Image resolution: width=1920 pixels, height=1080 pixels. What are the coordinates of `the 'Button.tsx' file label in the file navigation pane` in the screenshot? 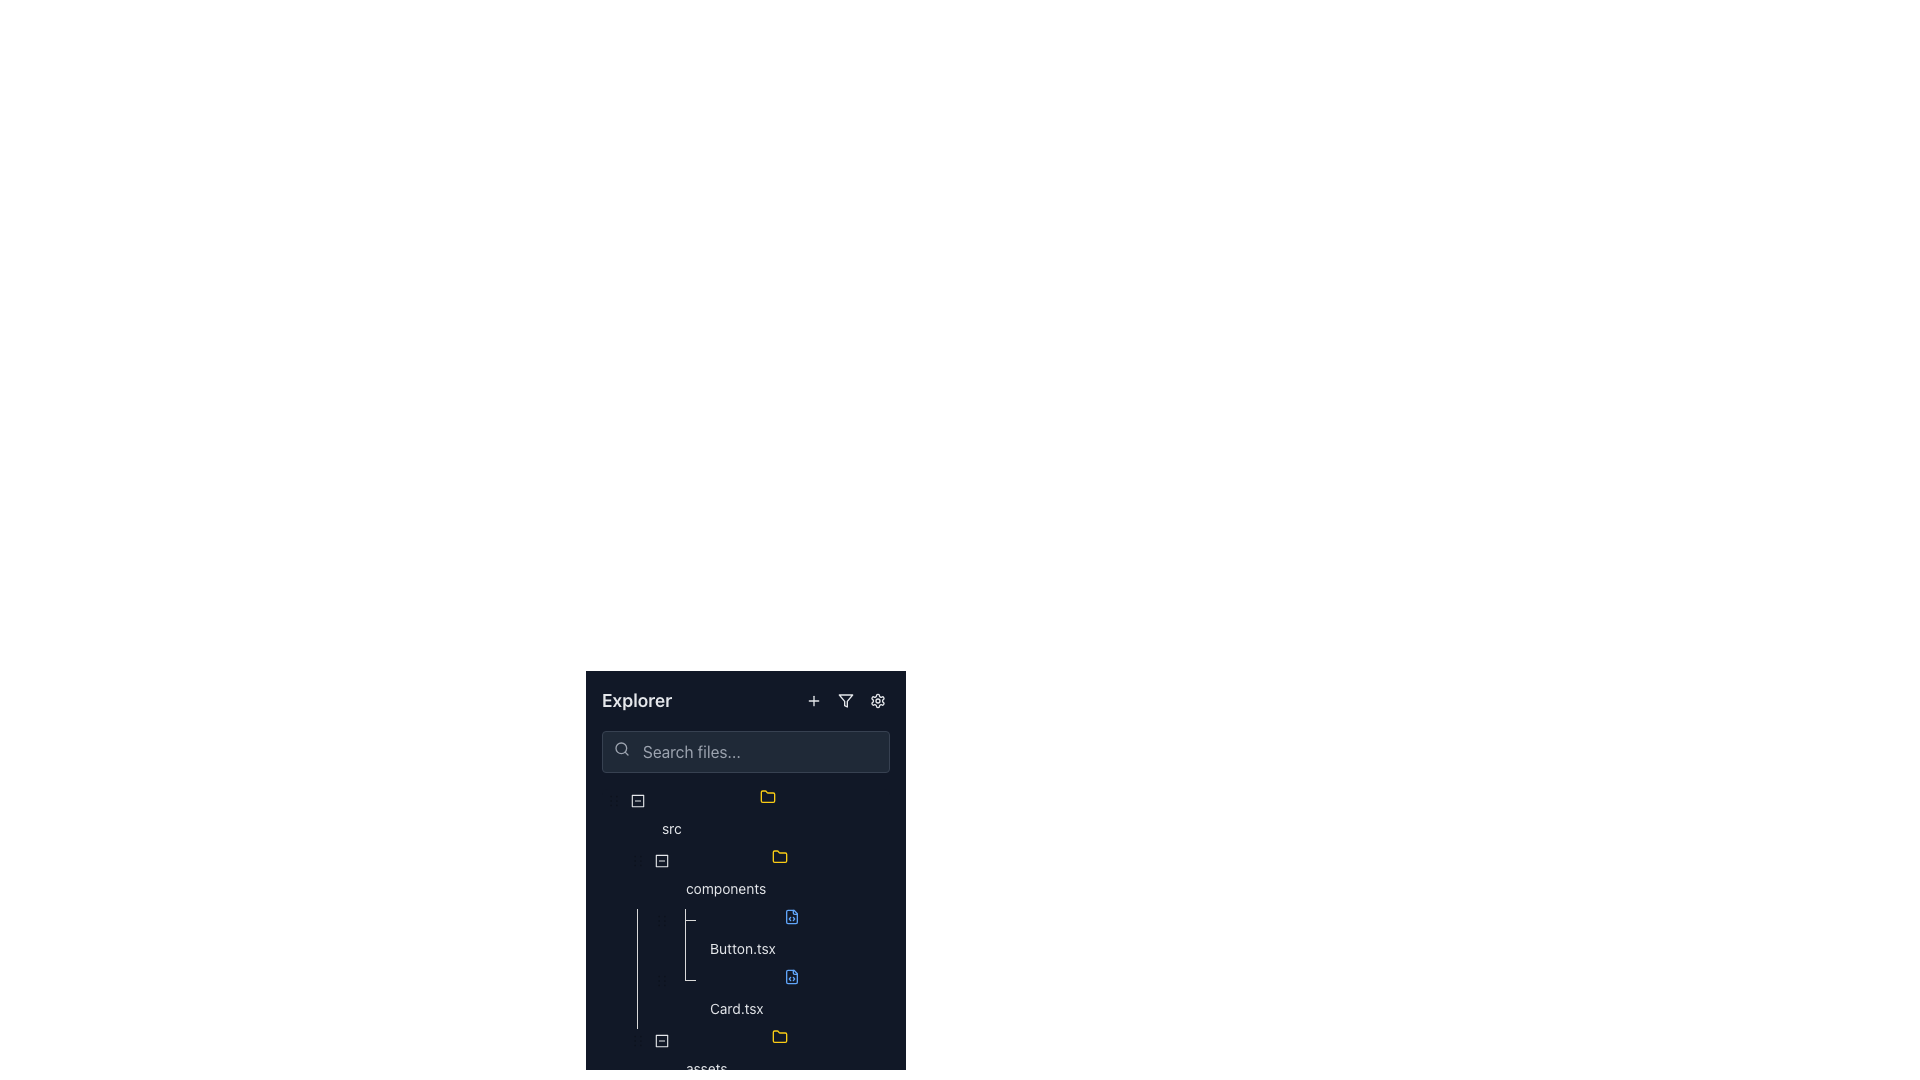 It's located at (741, 947).